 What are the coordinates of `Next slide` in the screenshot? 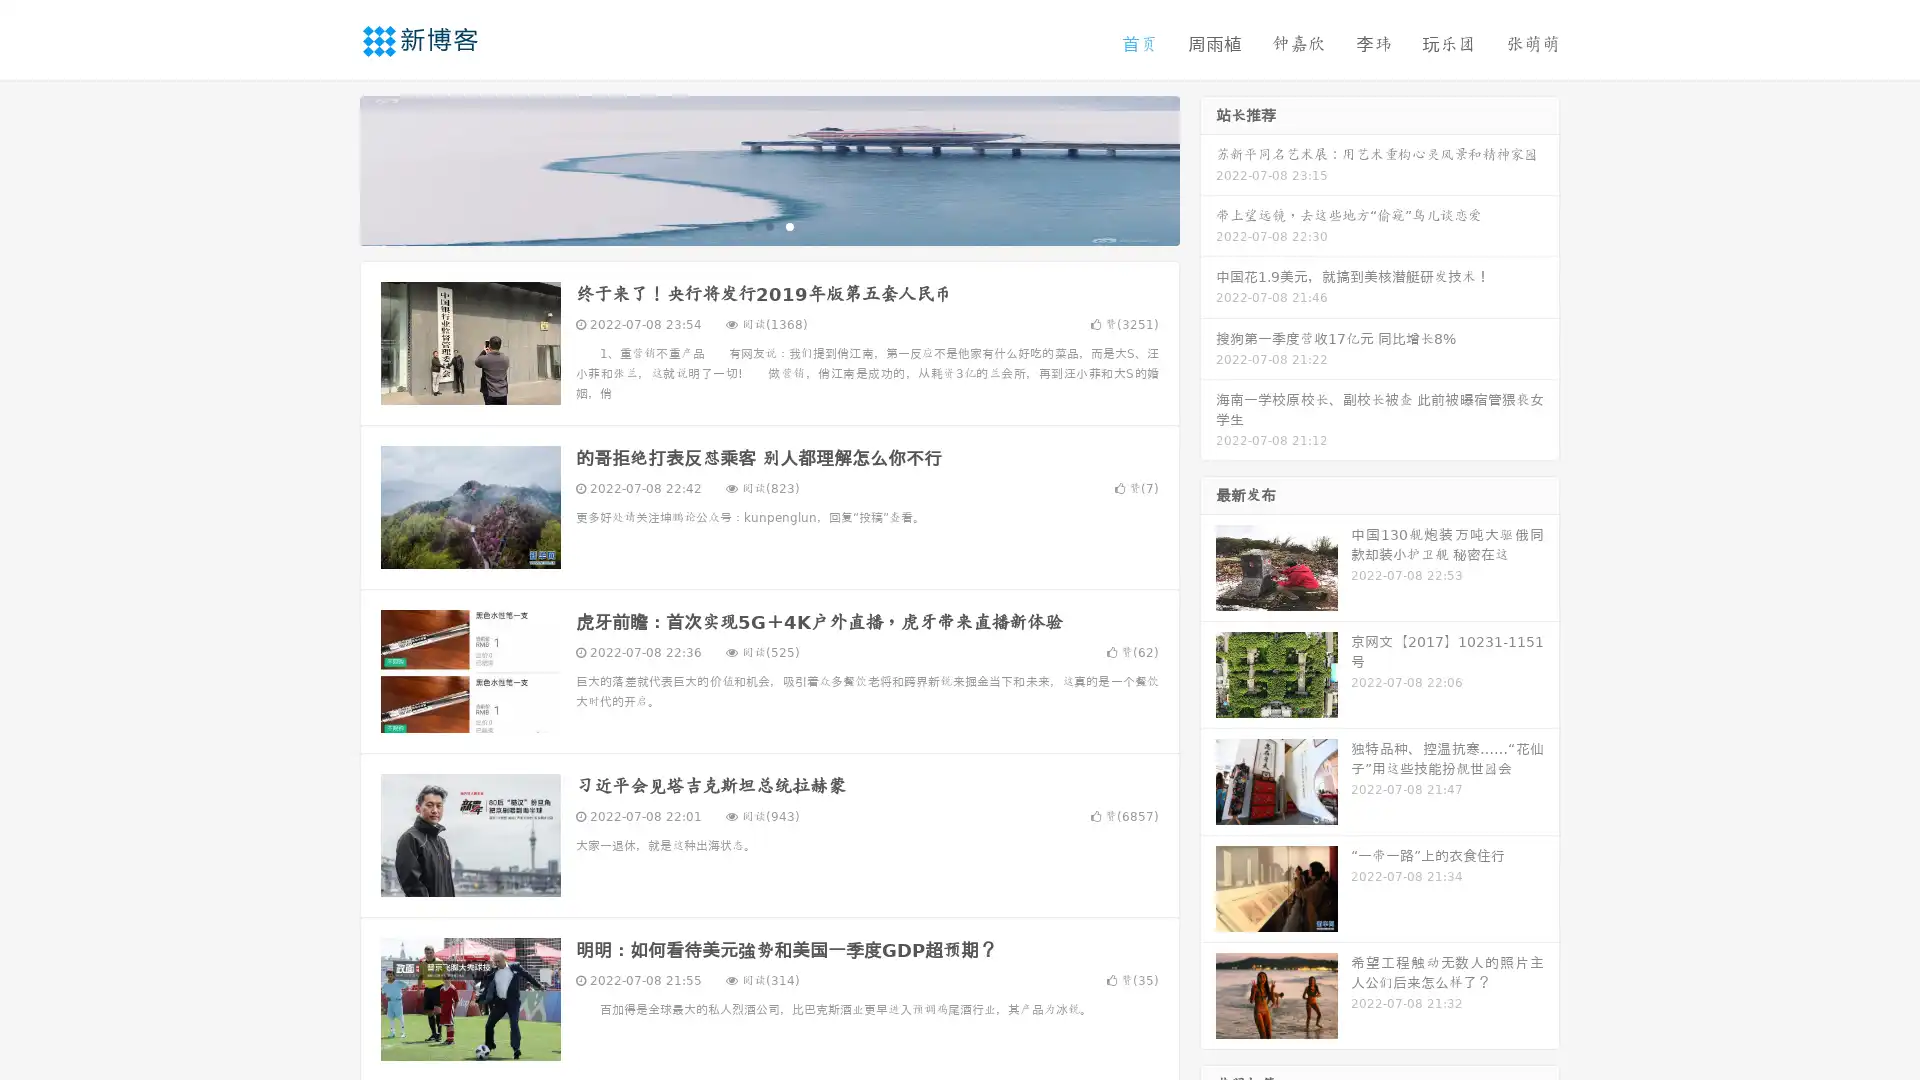 It's located at (1208, 168).